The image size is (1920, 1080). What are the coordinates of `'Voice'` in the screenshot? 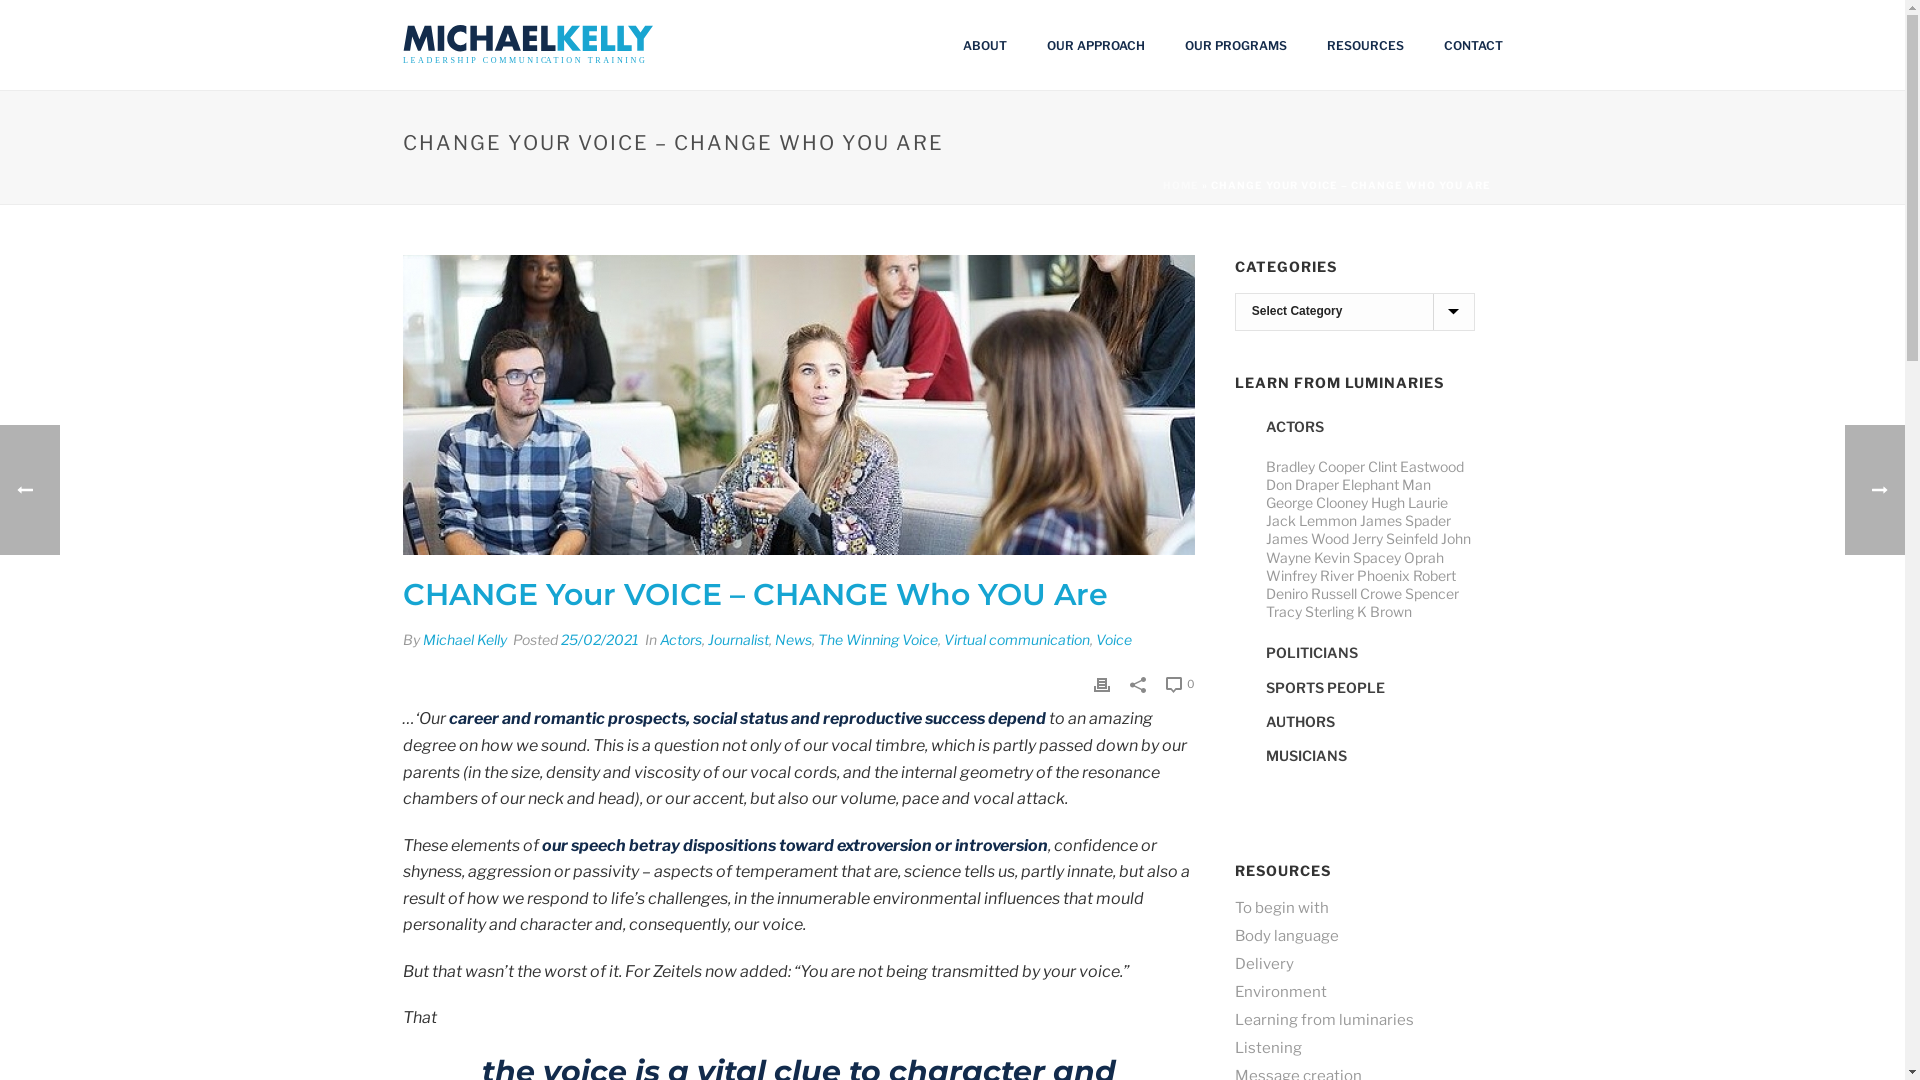 It's located at (1112, 639).